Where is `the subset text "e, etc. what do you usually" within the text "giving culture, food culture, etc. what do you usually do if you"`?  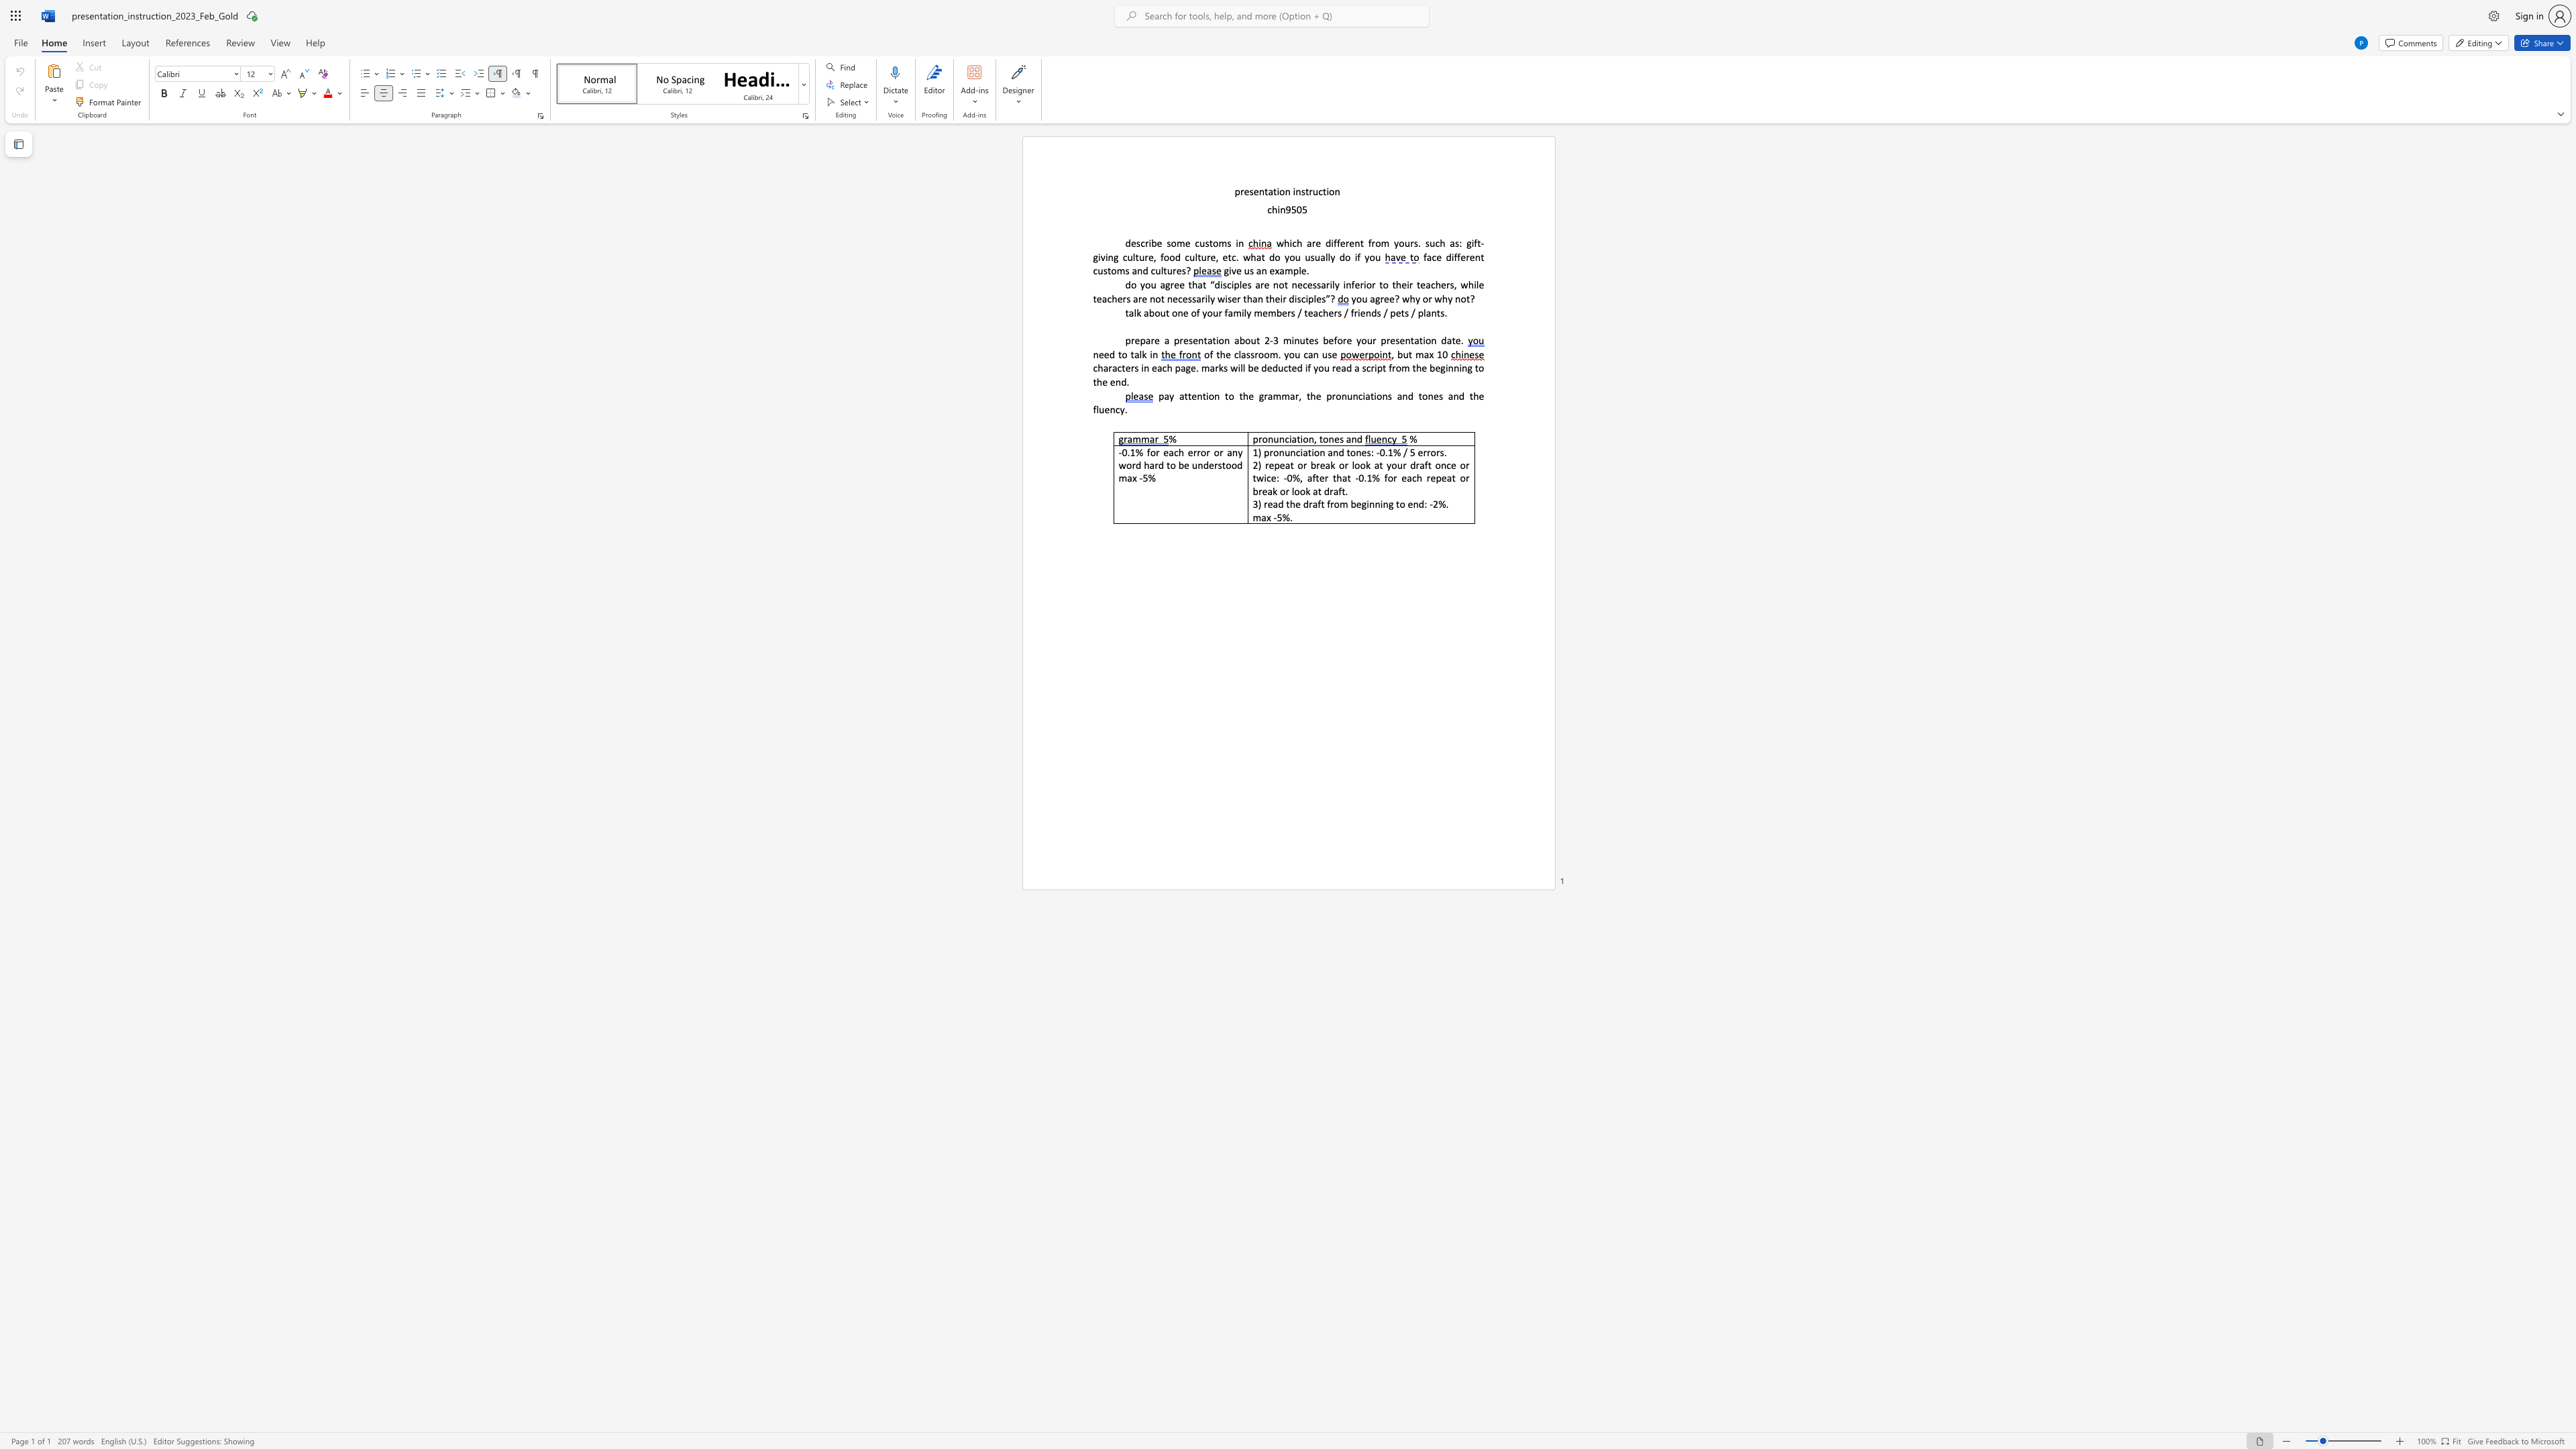 the subset text "e, etc. what do you usually" within the text "giving culture, food culture, etc. what do you usually do if you" is located at coordinates (1210, 256).